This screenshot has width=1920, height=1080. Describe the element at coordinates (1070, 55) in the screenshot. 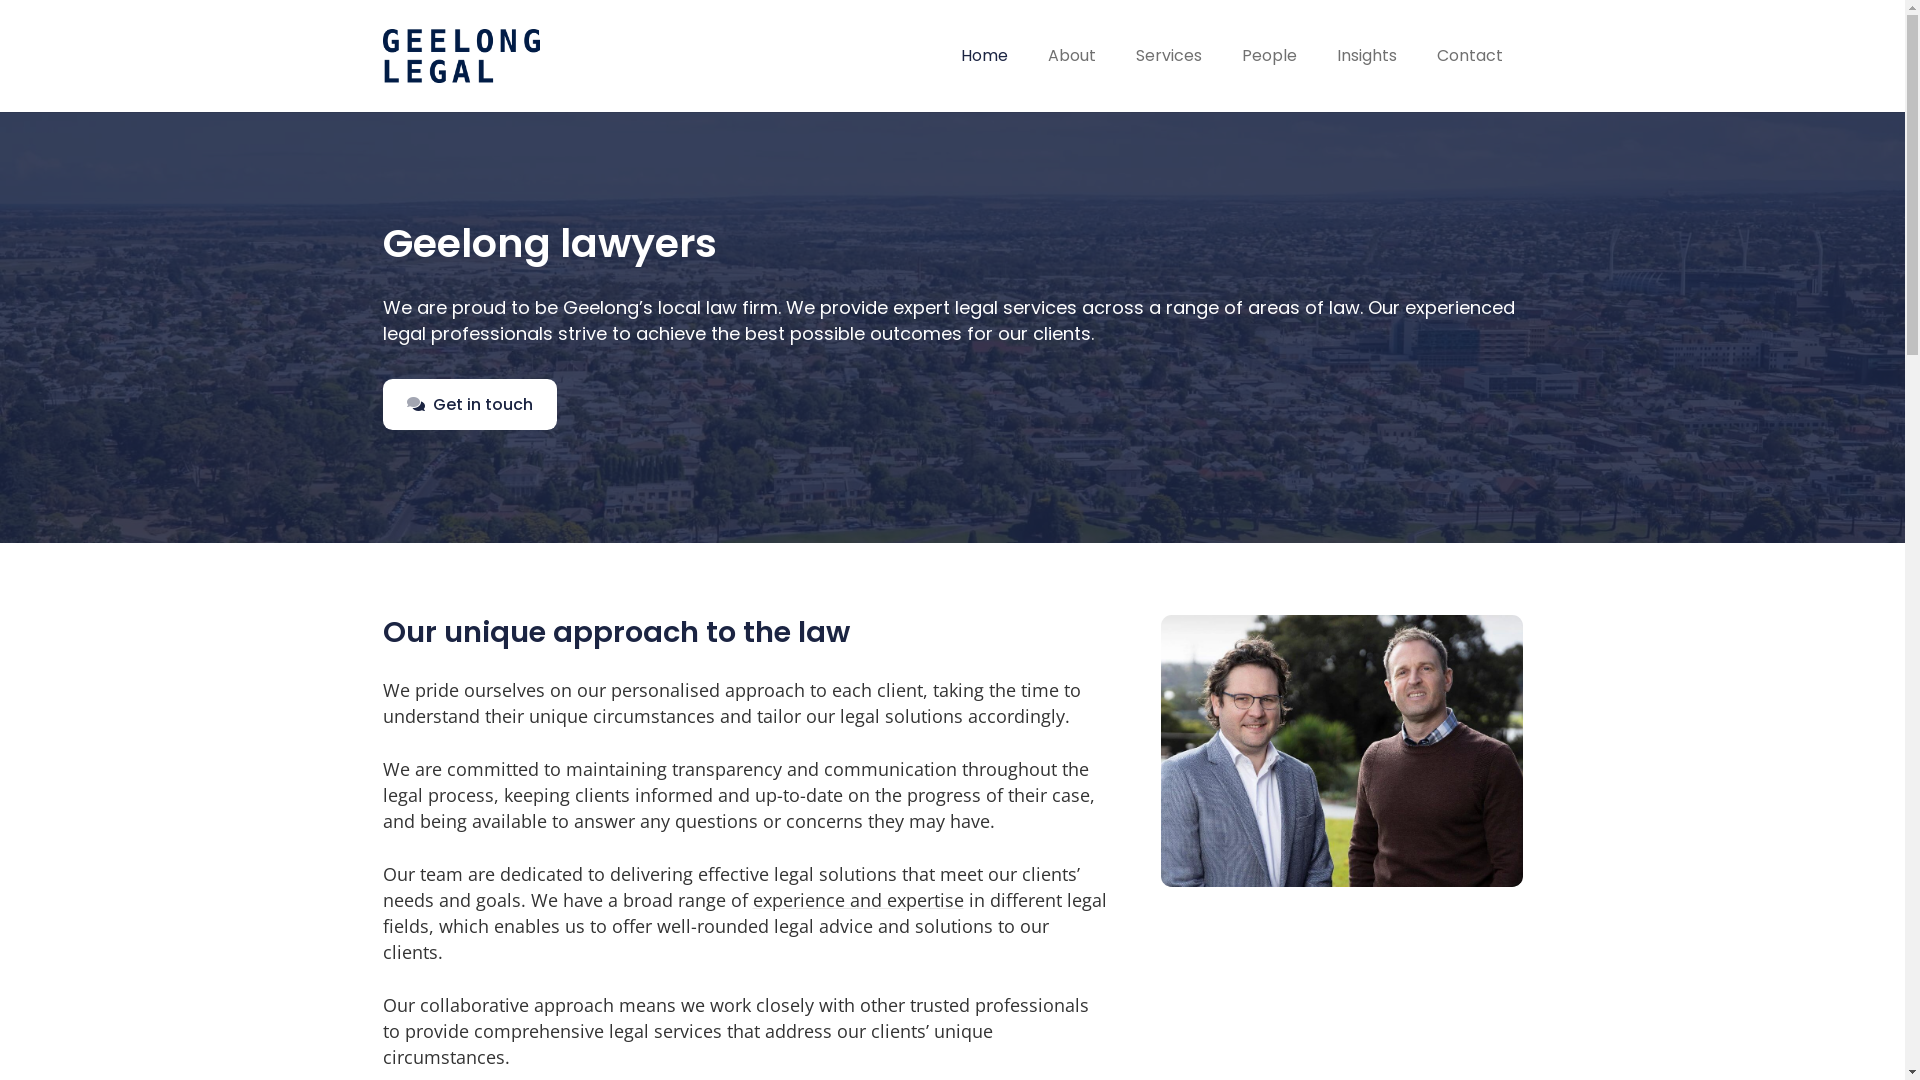

I see `'About'` at that location.